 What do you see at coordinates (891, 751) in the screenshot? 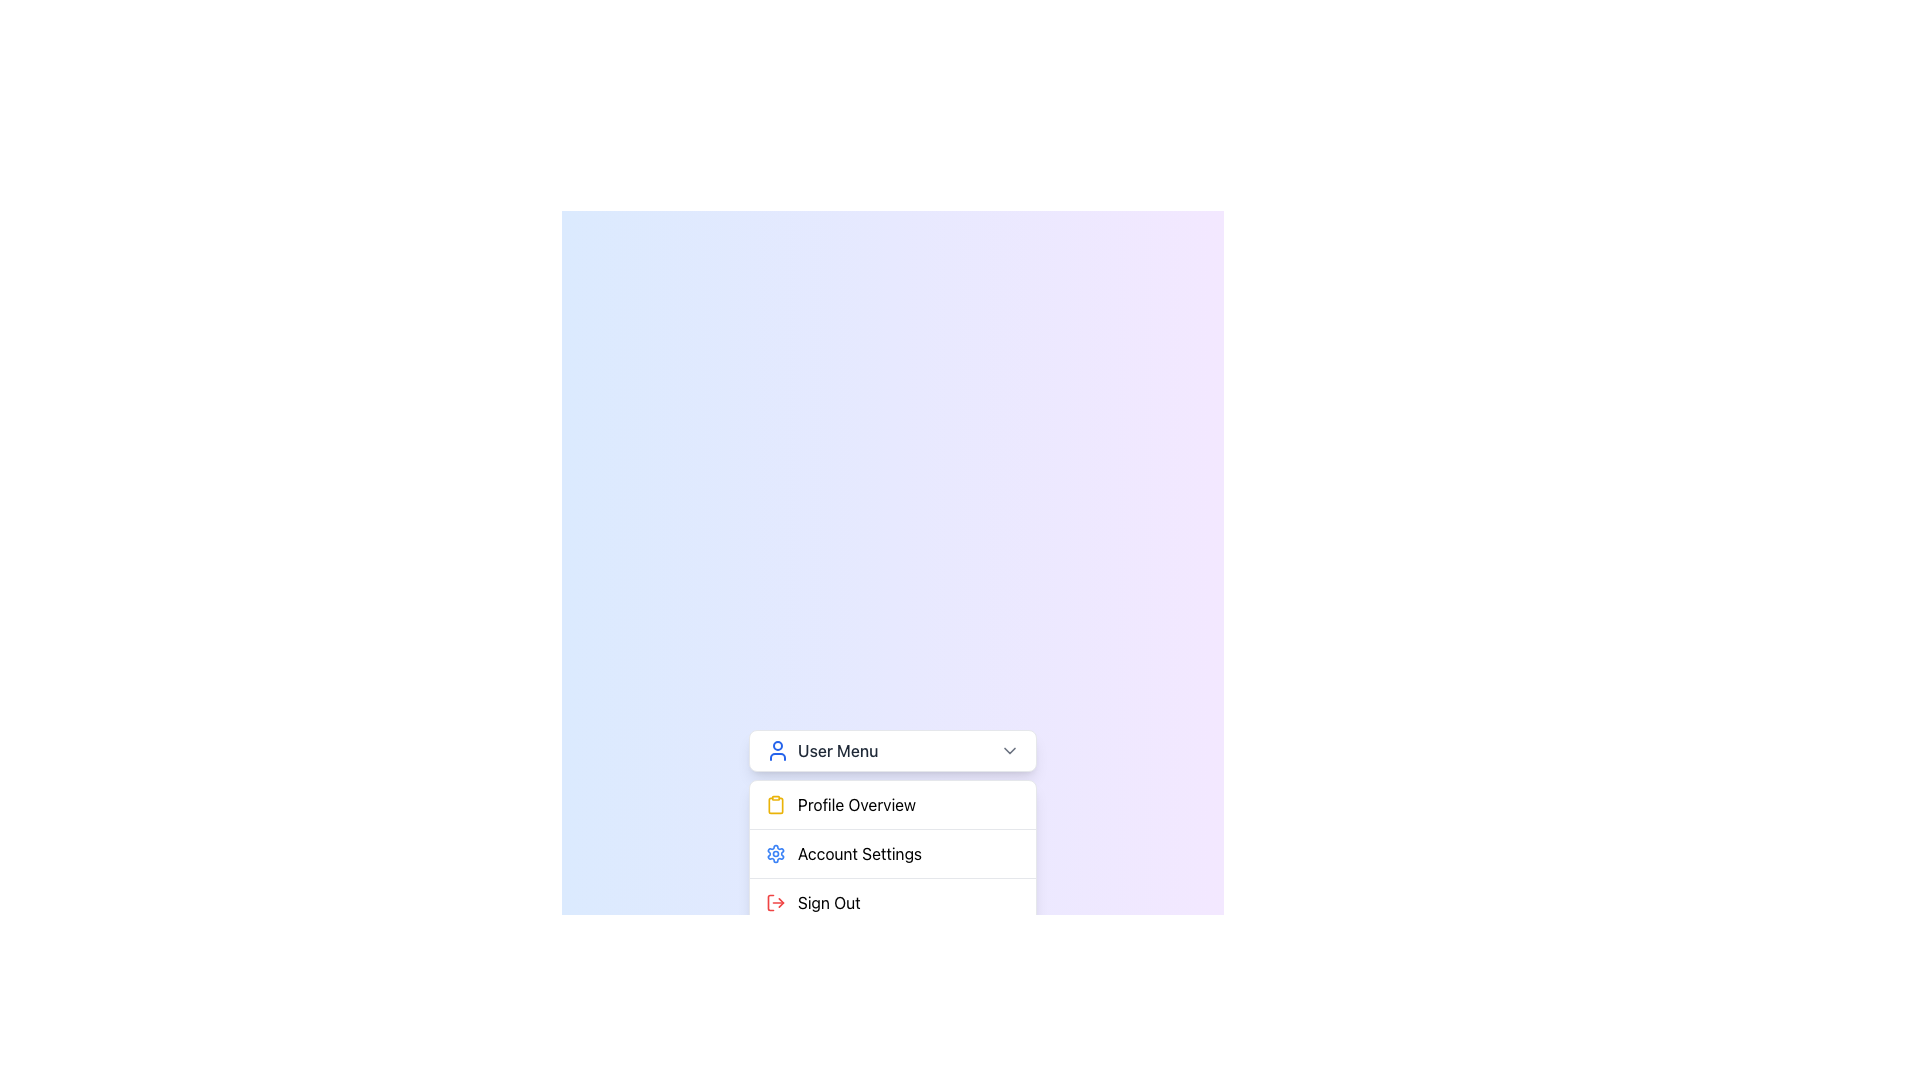
I see `the Dropdown Menu Button located at the upper area of the dropdown menu interface` at bounding box center [891, 751].